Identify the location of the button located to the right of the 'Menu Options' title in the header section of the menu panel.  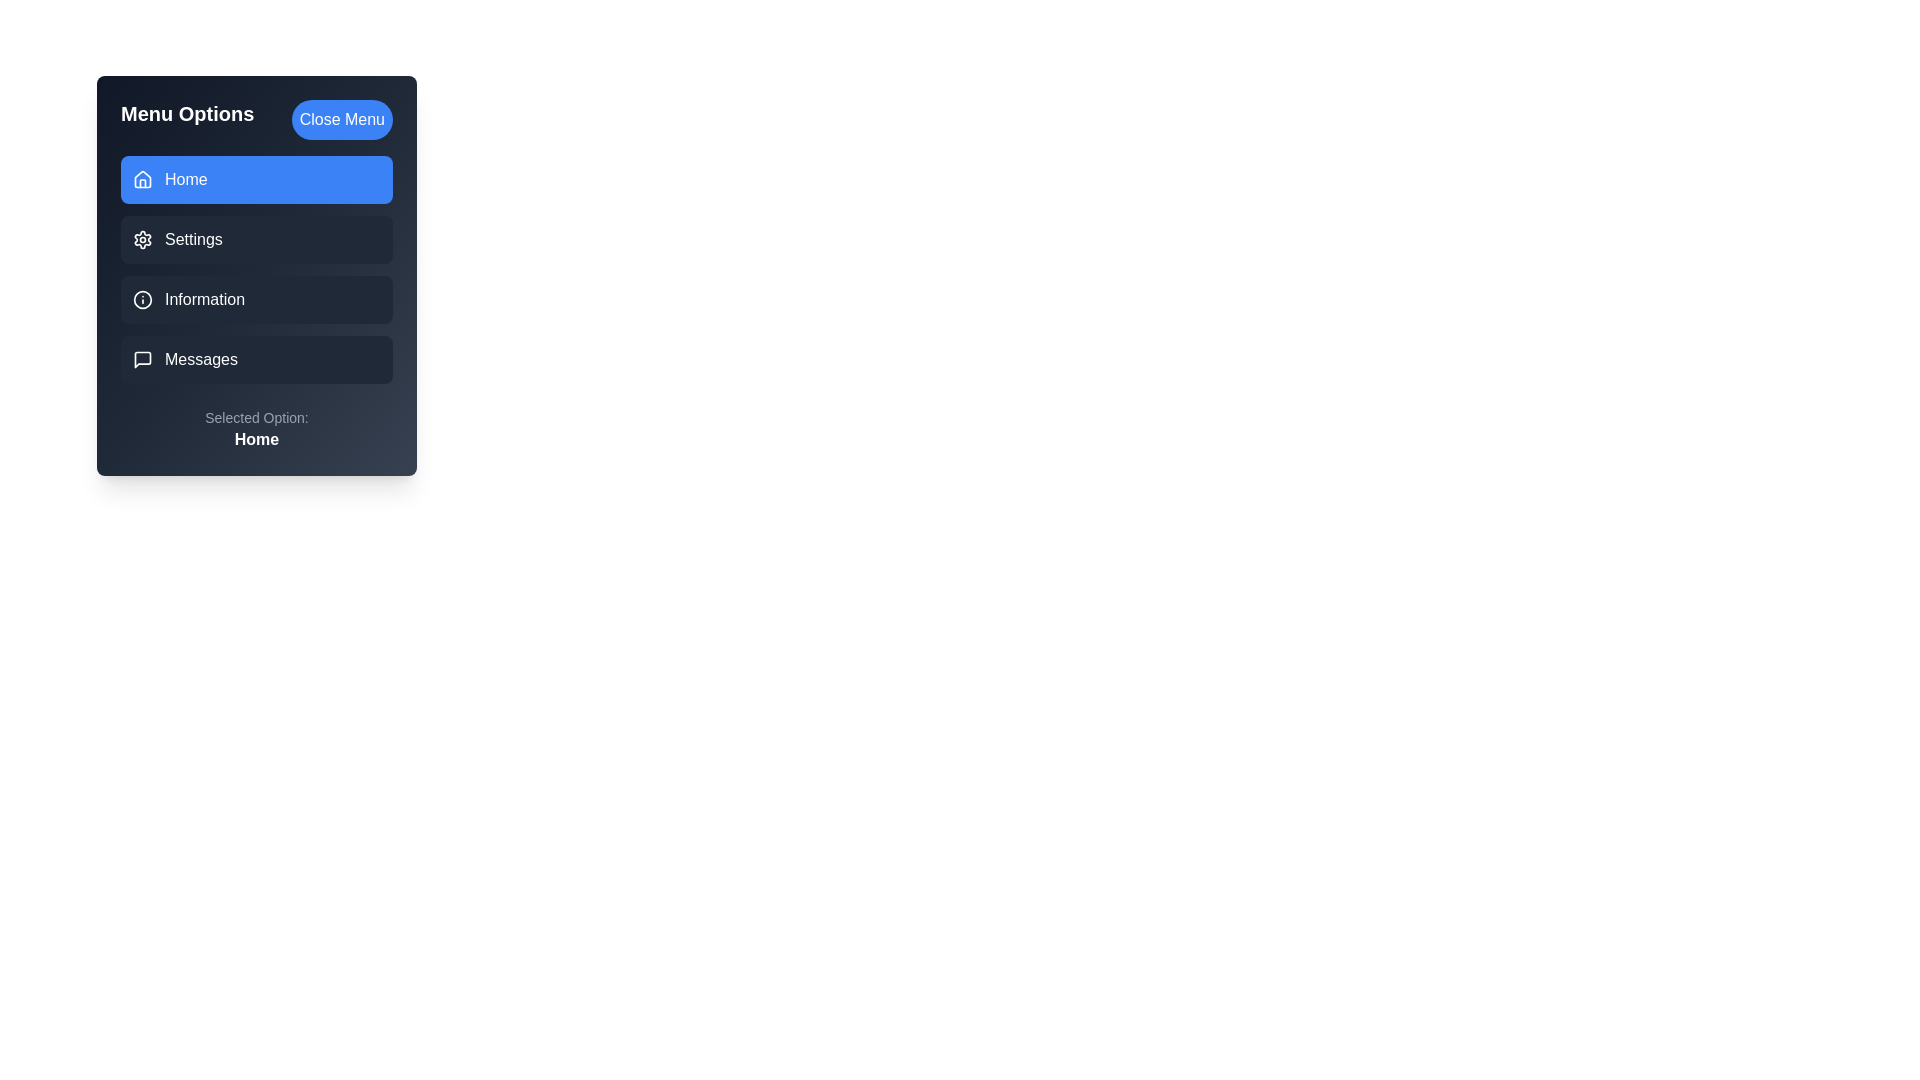
(342, 119).